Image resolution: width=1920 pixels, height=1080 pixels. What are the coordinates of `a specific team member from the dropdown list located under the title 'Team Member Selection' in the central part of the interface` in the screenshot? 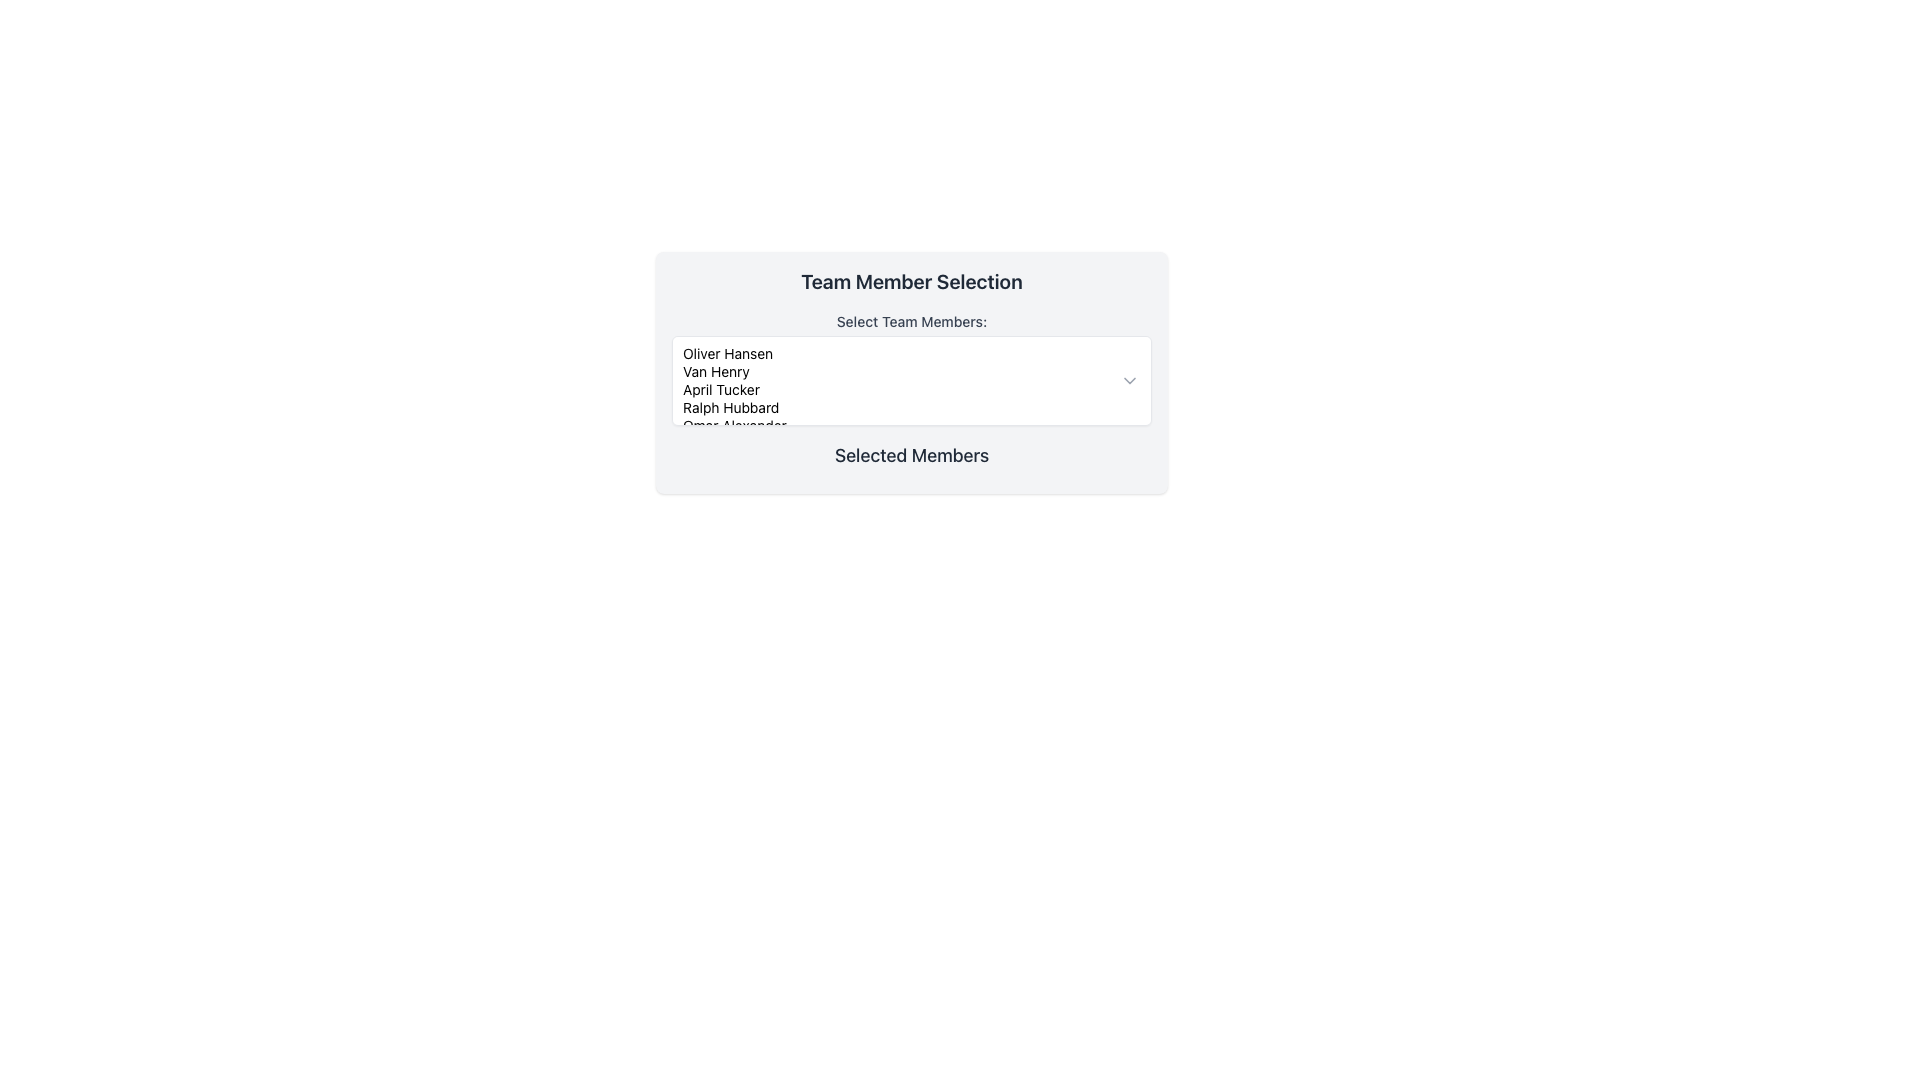 It's located at (911, 369).